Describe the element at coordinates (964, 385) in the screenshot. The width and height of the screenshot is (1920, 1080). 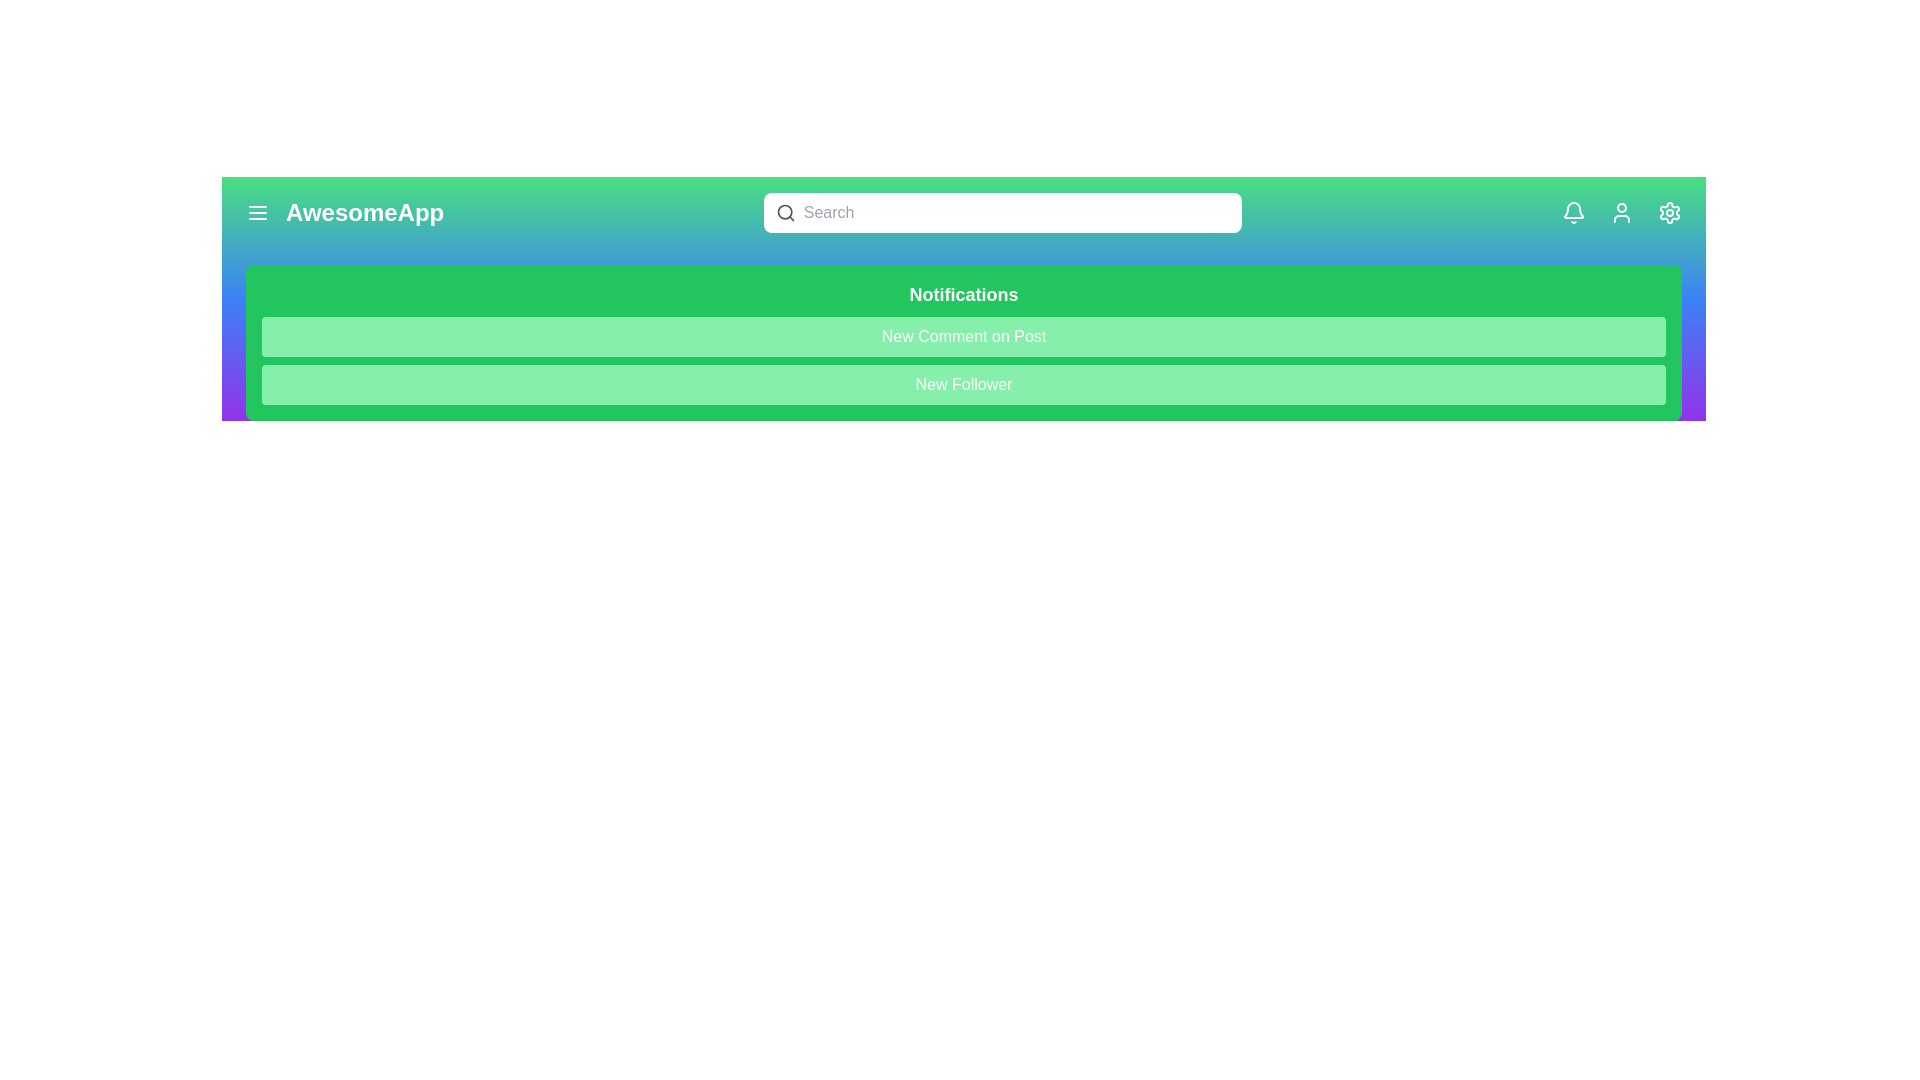
I see `the 'New Follower' text display element, which is a light green button with rounded corners located beneath the 'New Comment on Post' element in the notifications section` at that location.